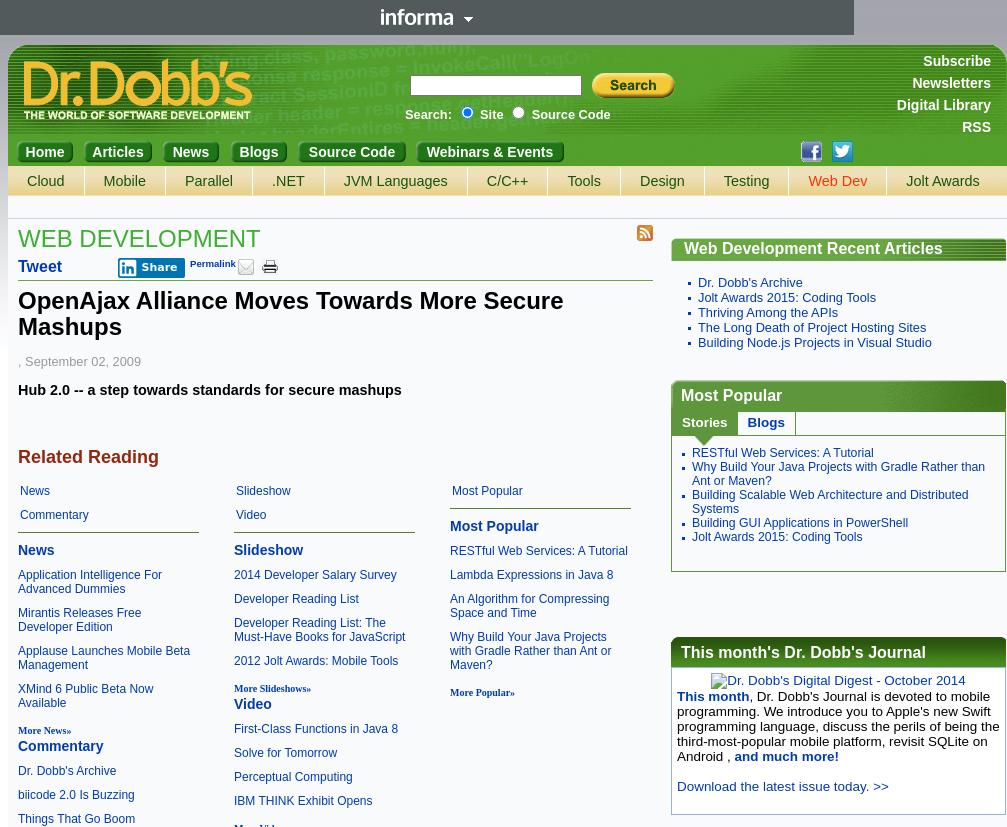  What do you see at coordinates (941, 180) in the screenshot?
I see `'Jolt Awards'` at bounding box center [941, 180].